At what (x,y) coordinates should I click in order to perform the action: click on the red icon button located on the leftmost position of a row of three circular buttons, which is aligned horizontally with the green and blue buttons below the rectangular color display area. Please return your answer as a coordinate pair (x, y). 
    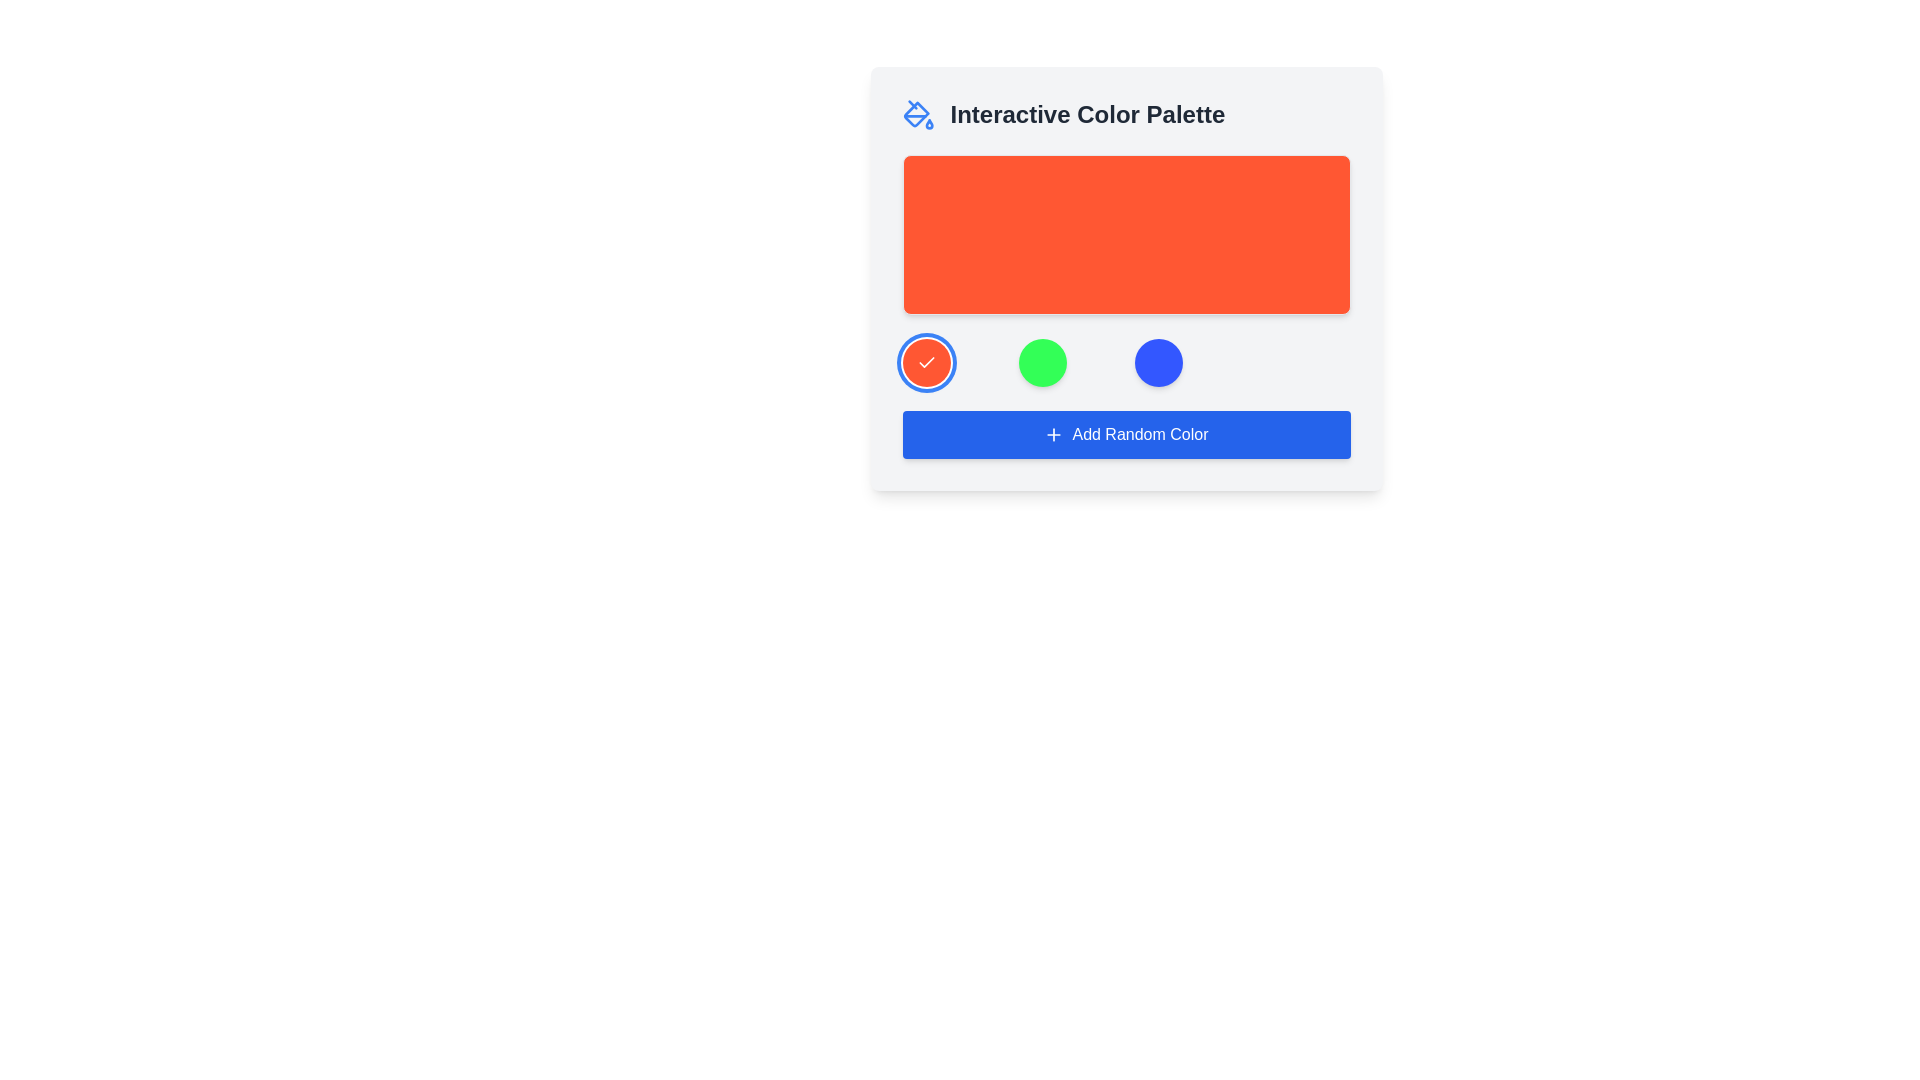
    Looking at the image, I should click on (925, 362).